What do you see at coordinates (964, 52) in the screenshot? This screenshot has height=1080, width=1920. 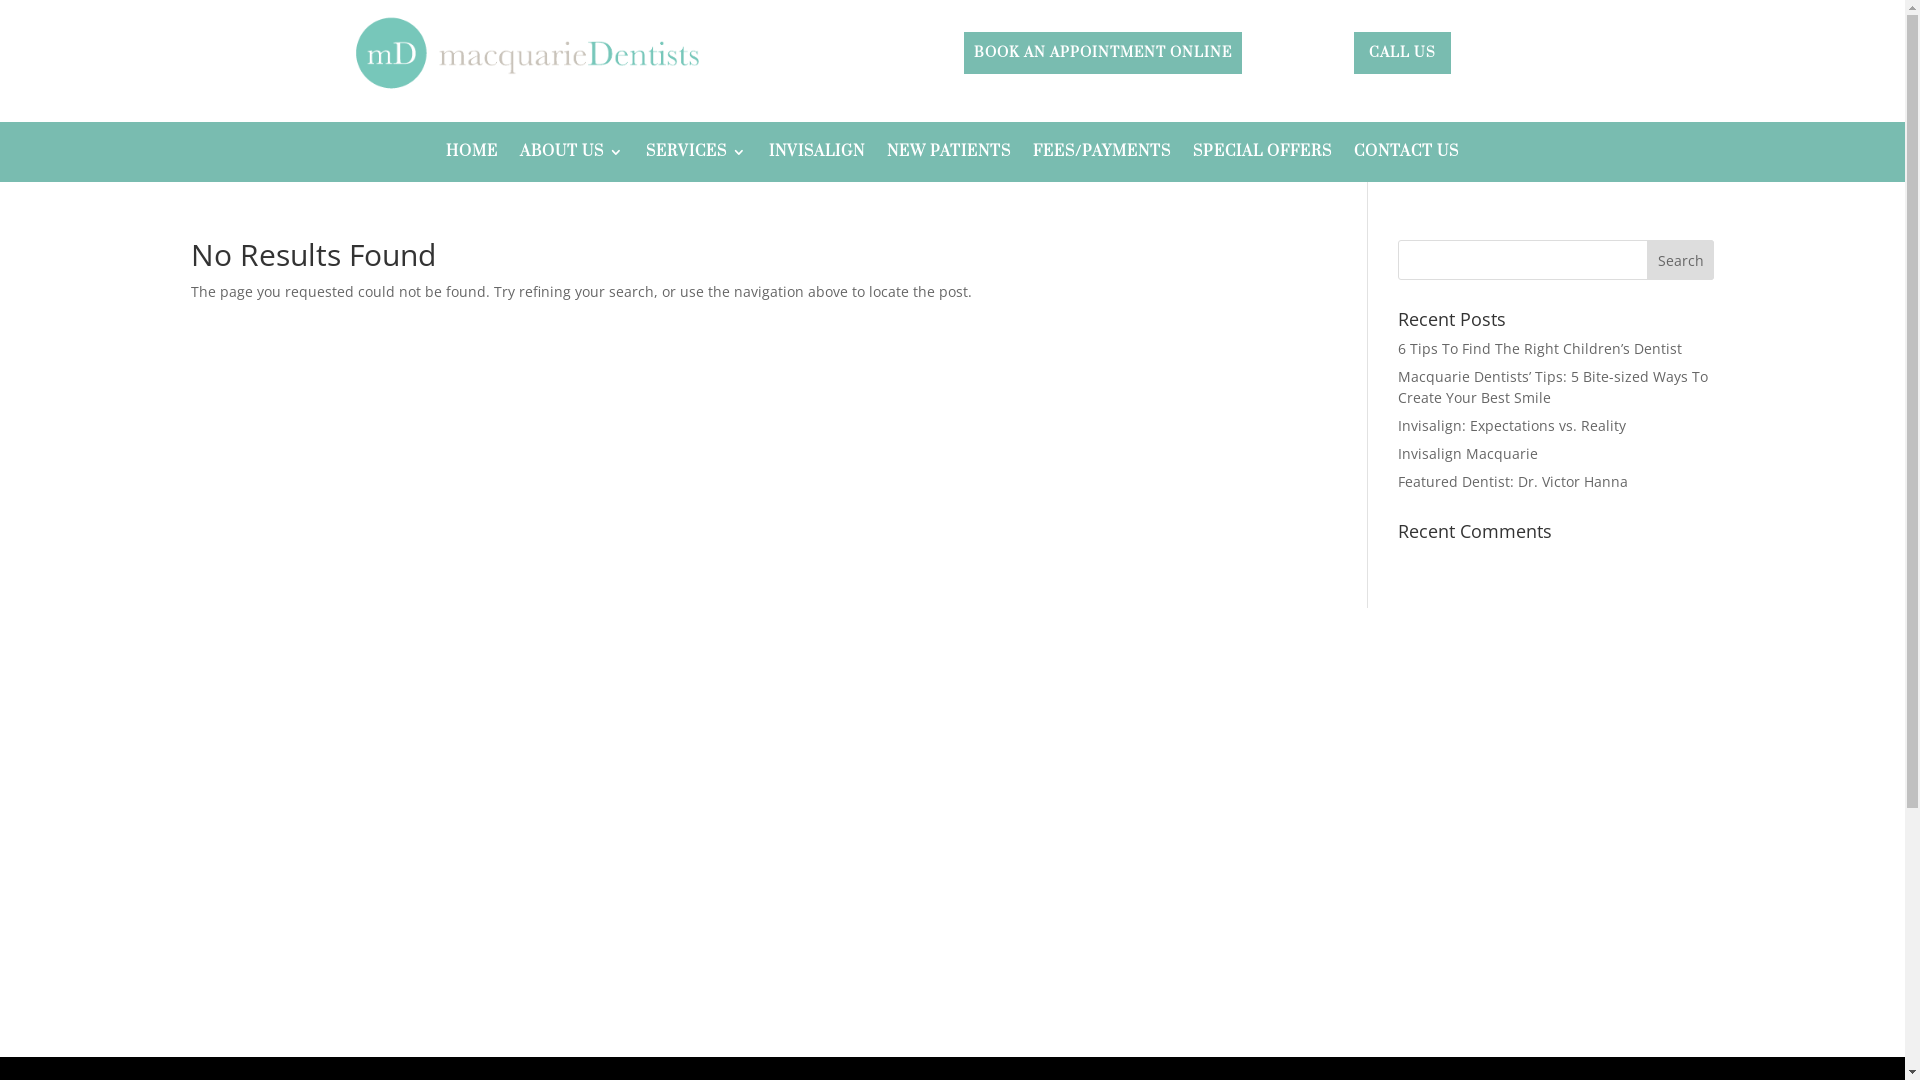 I see `'BOOK AN APPOINTMENT ONLINE'` at bounding box center [964, 52].